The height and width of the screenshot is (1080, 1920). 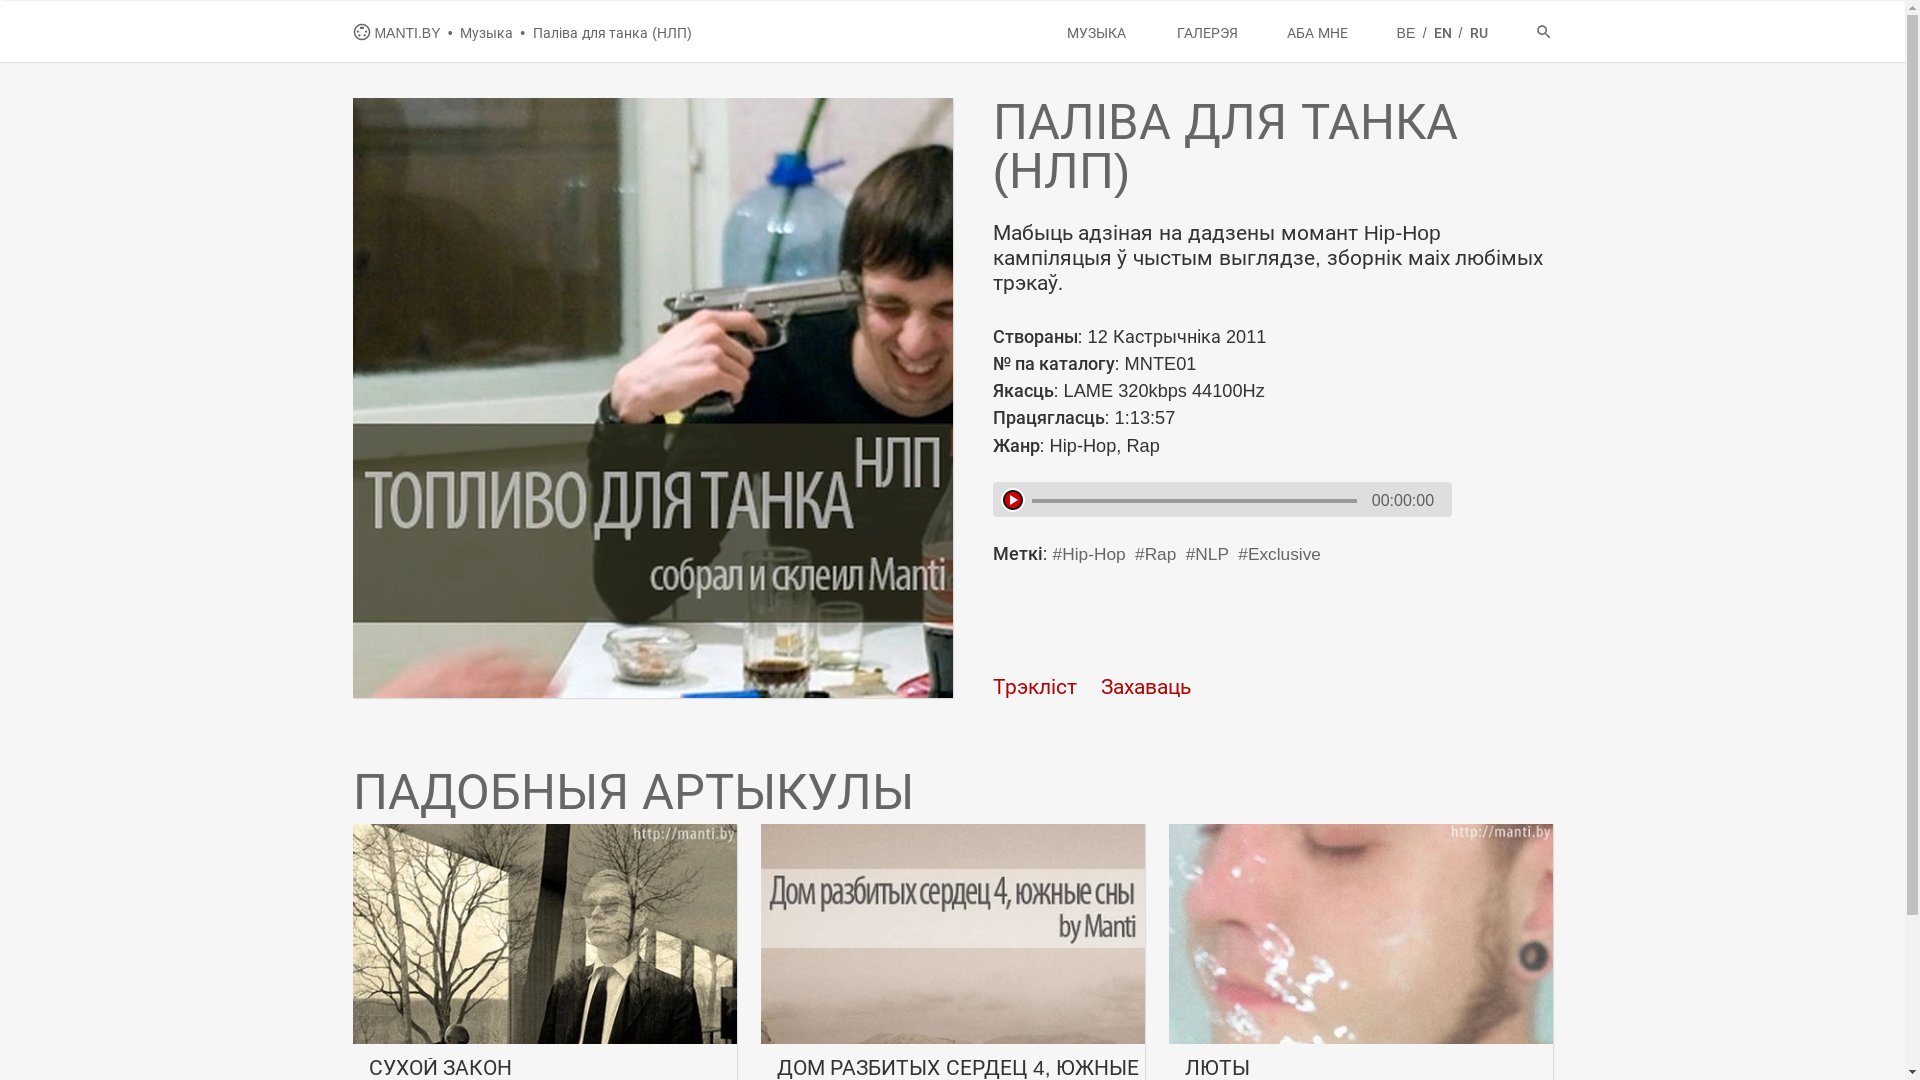 I want to click on 'NLP', so click(x=1185, y=554).